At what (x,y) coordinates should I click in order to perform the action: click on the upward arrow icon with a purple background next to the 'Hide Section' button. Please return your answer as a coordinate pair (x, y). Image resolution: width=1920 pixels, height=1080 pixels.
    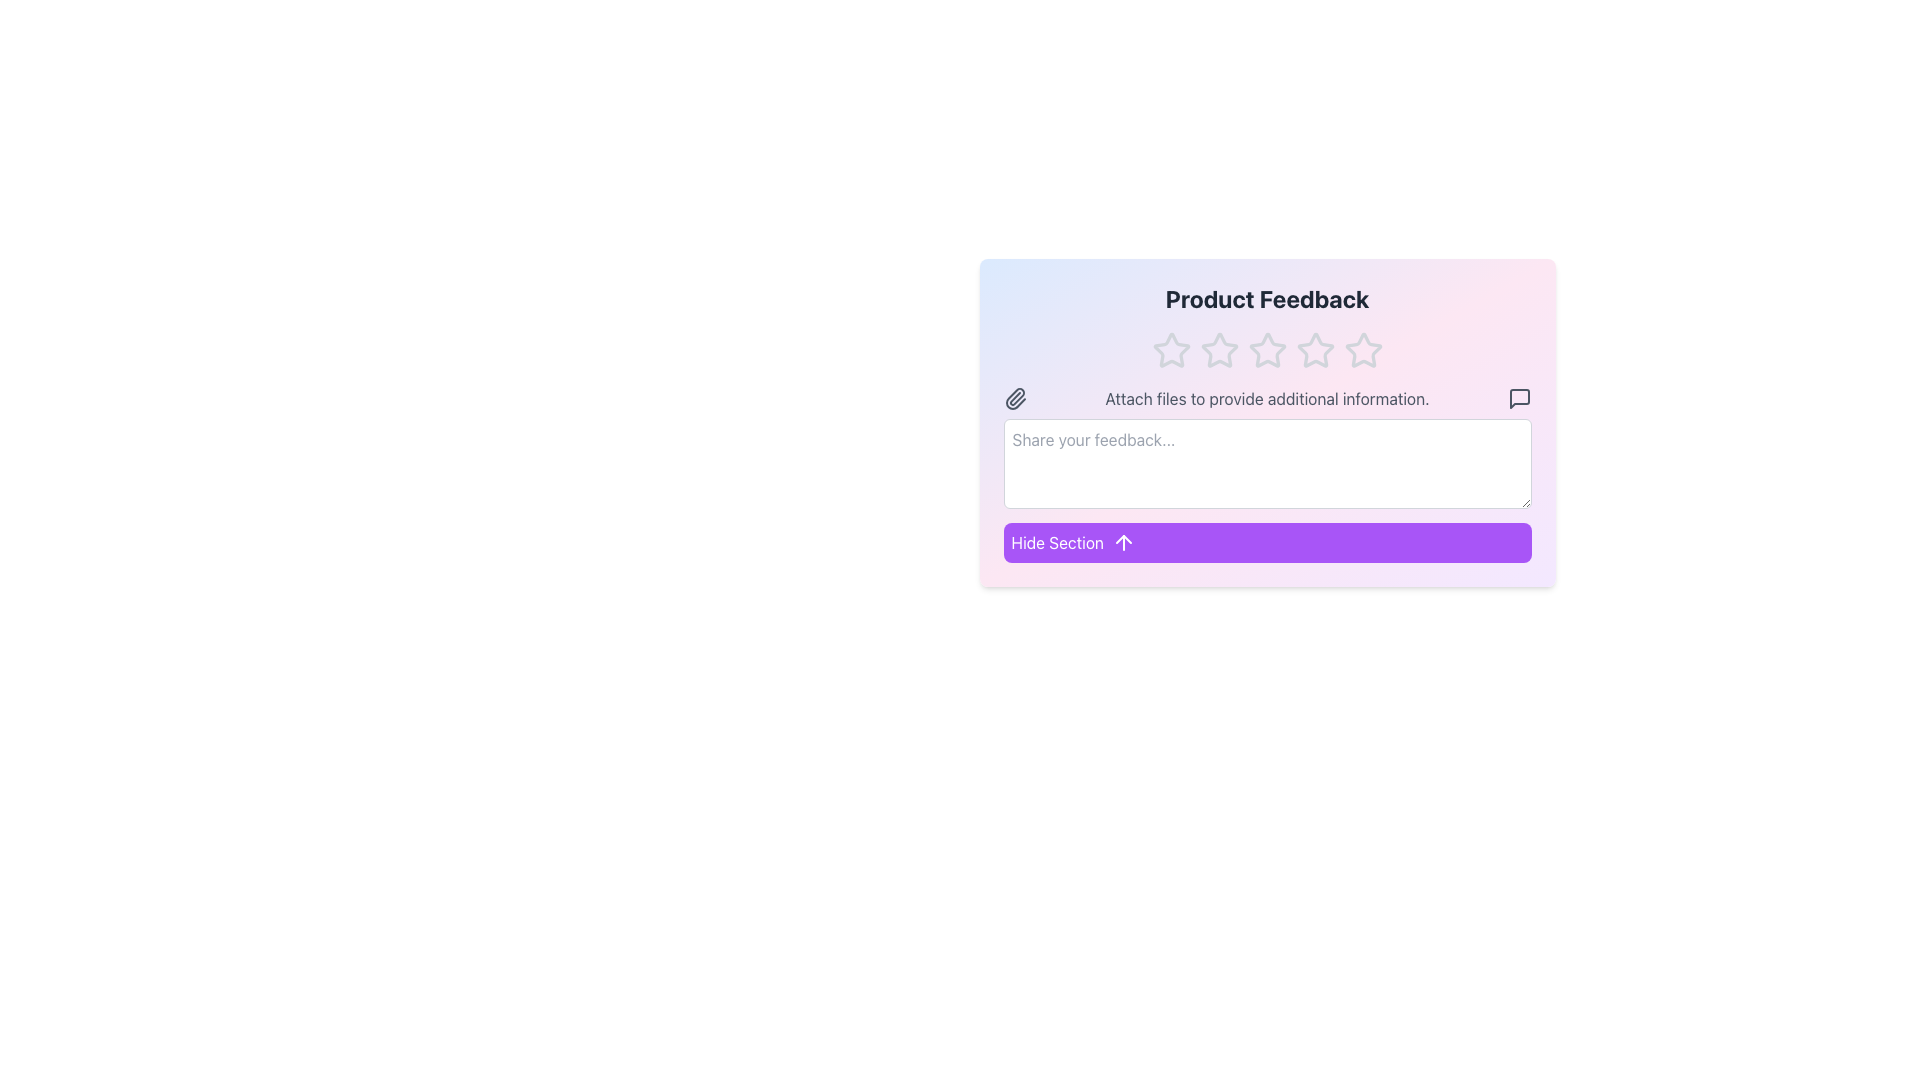
    Looking at the image, I should click on (1123, 543).